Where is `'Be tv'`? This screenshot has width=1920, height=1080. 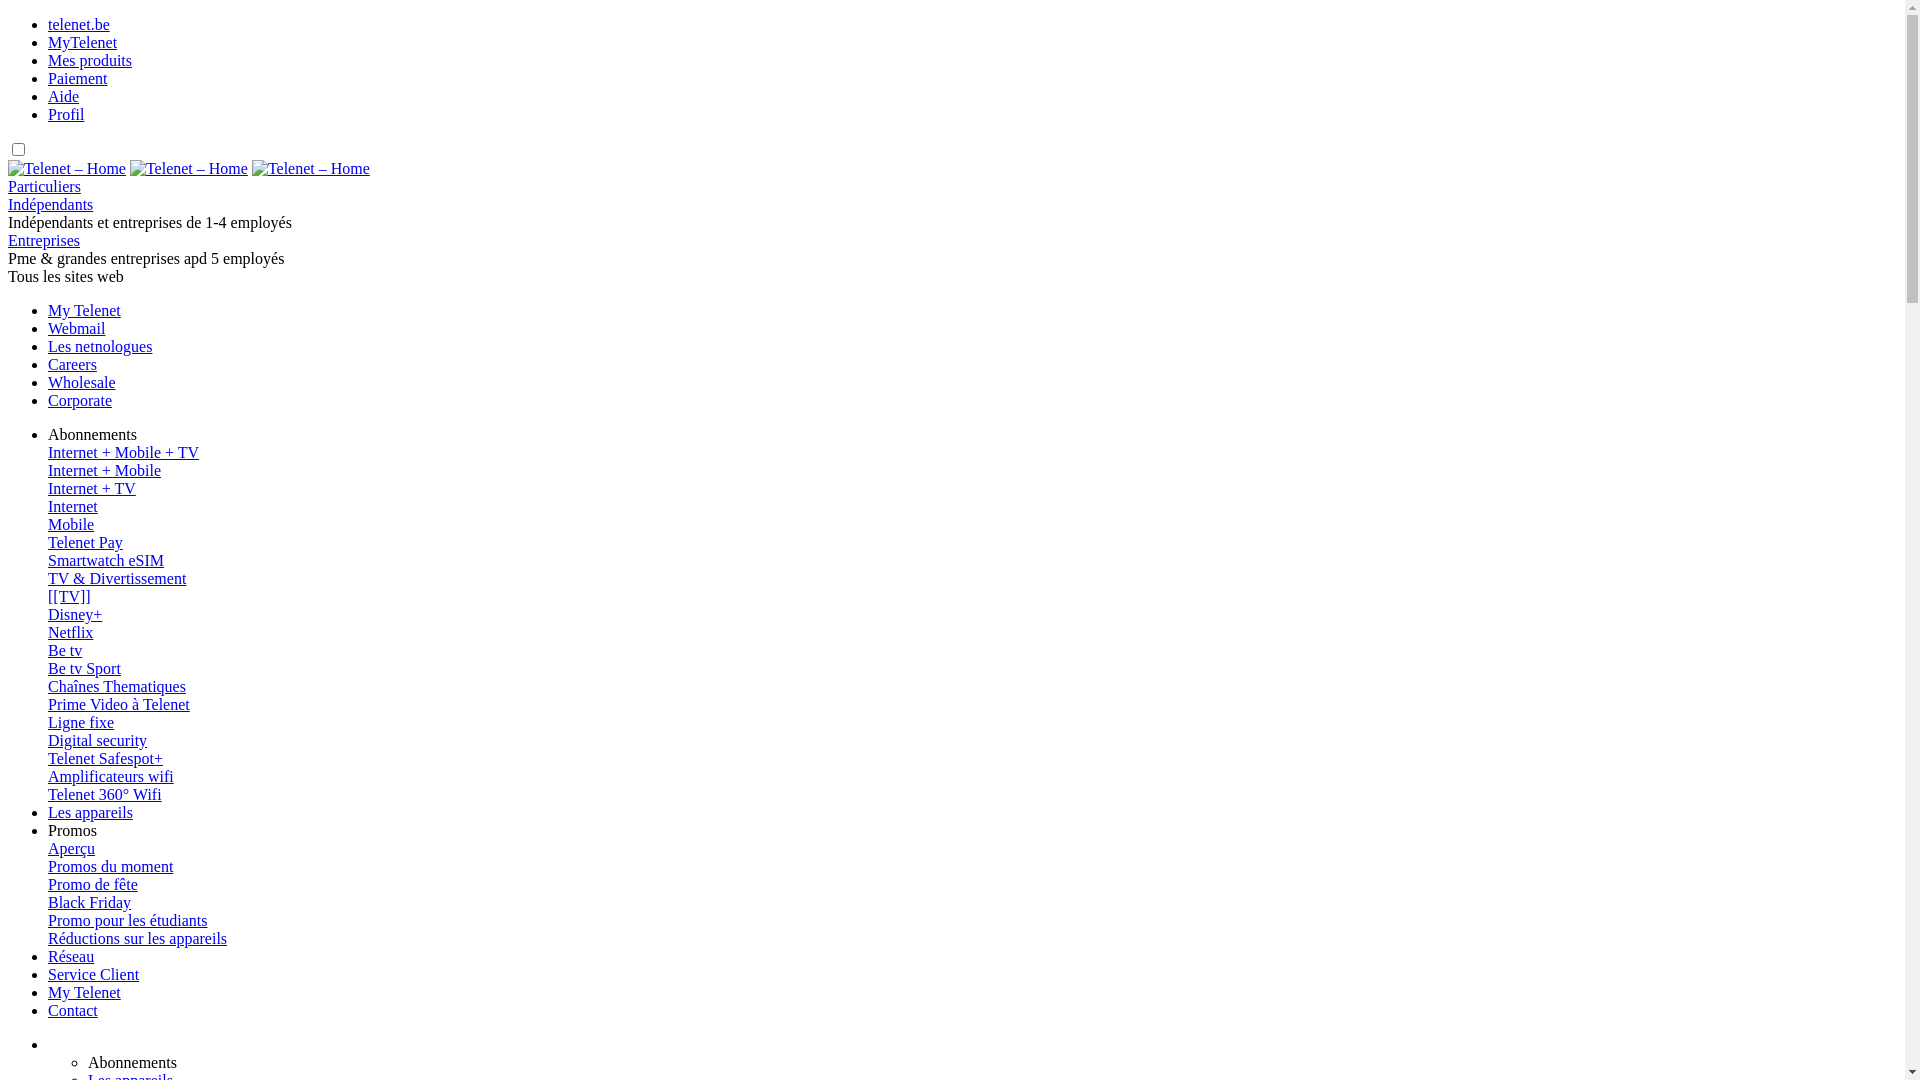
'Be tv' is located at coordinates (65, 650).